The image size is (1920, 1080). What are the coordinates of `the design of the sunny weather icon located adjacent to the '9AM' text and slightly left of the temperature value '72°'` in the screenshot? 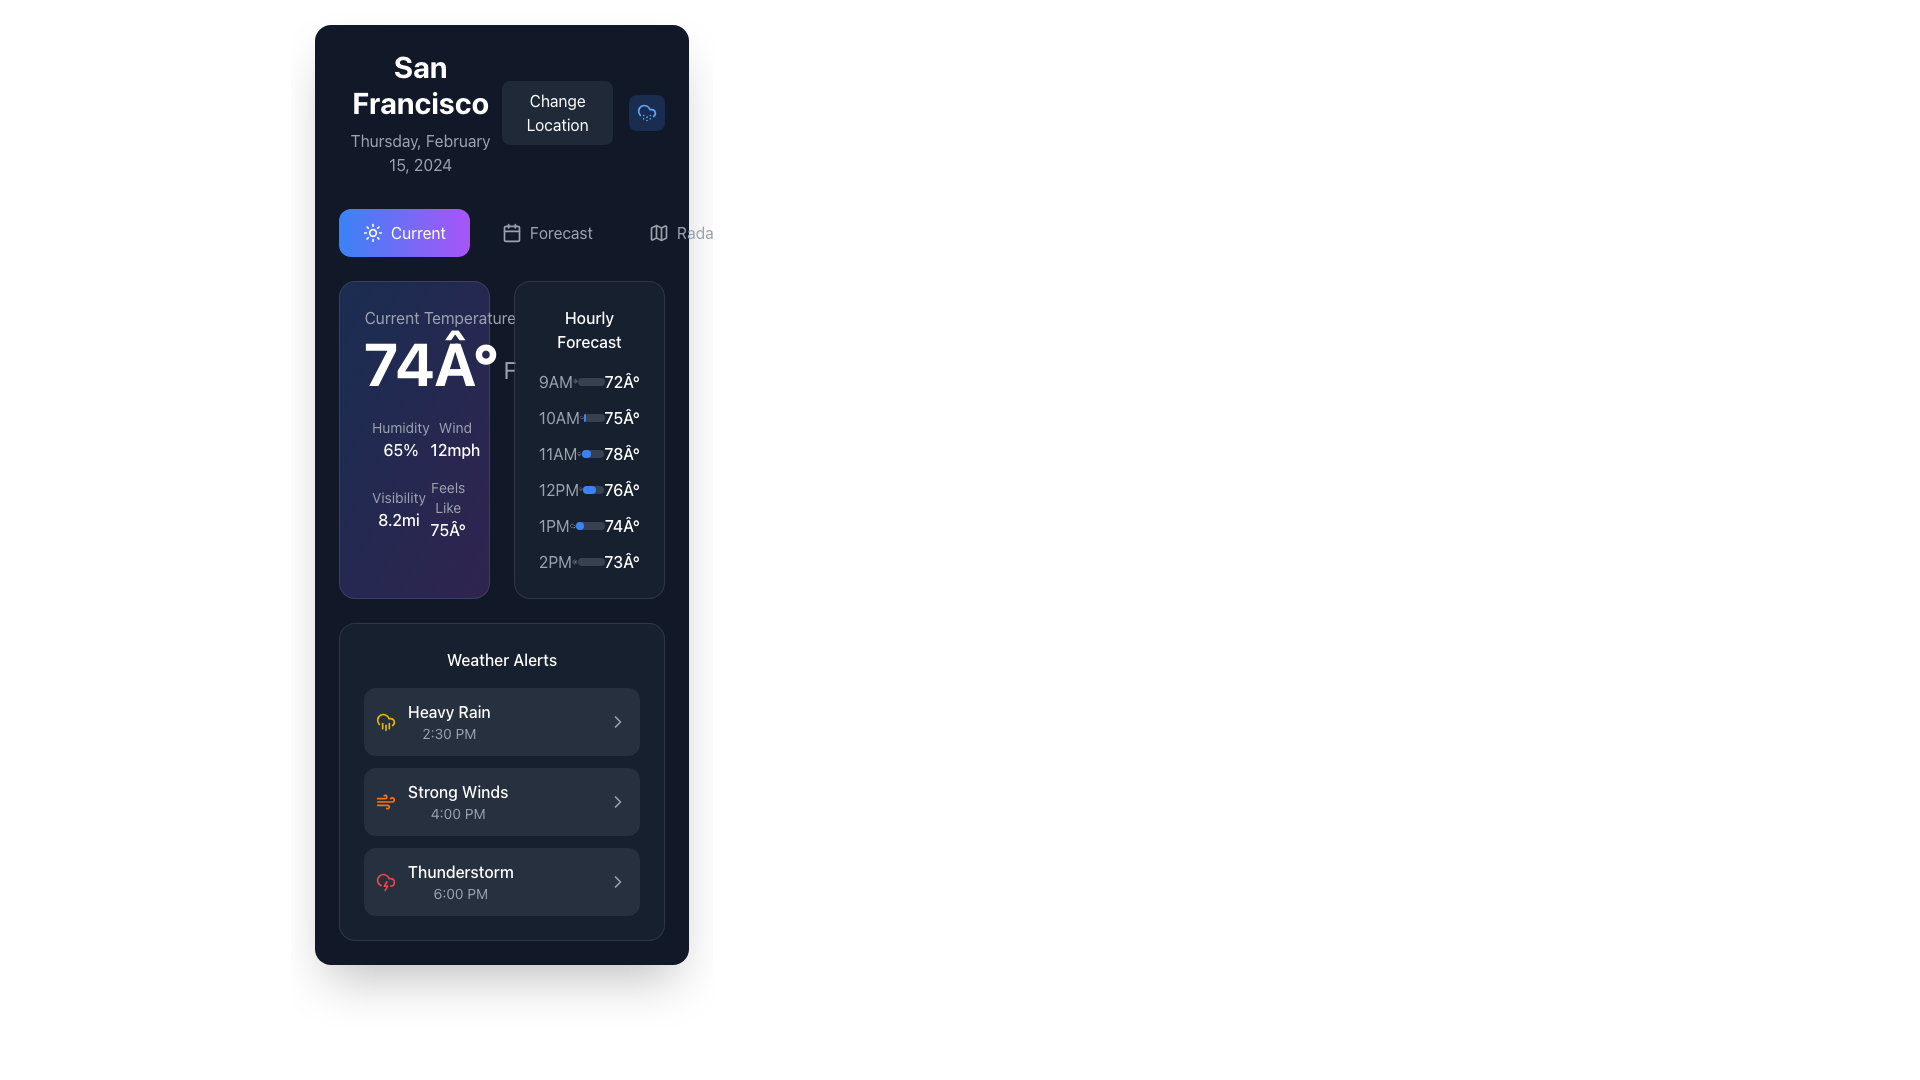 It's located at (574, 381).